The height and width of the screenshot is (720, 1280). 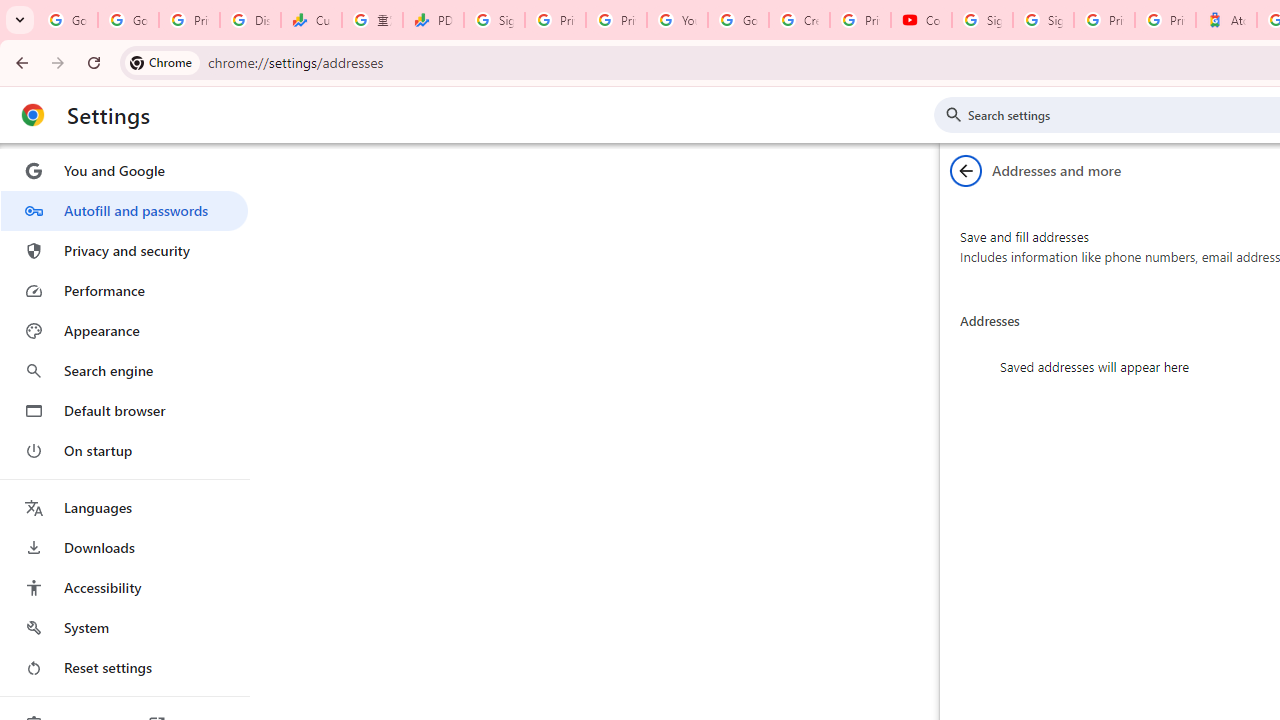 I want to click on 'Google Workspace Admin Community', so click(x=67, y=20).